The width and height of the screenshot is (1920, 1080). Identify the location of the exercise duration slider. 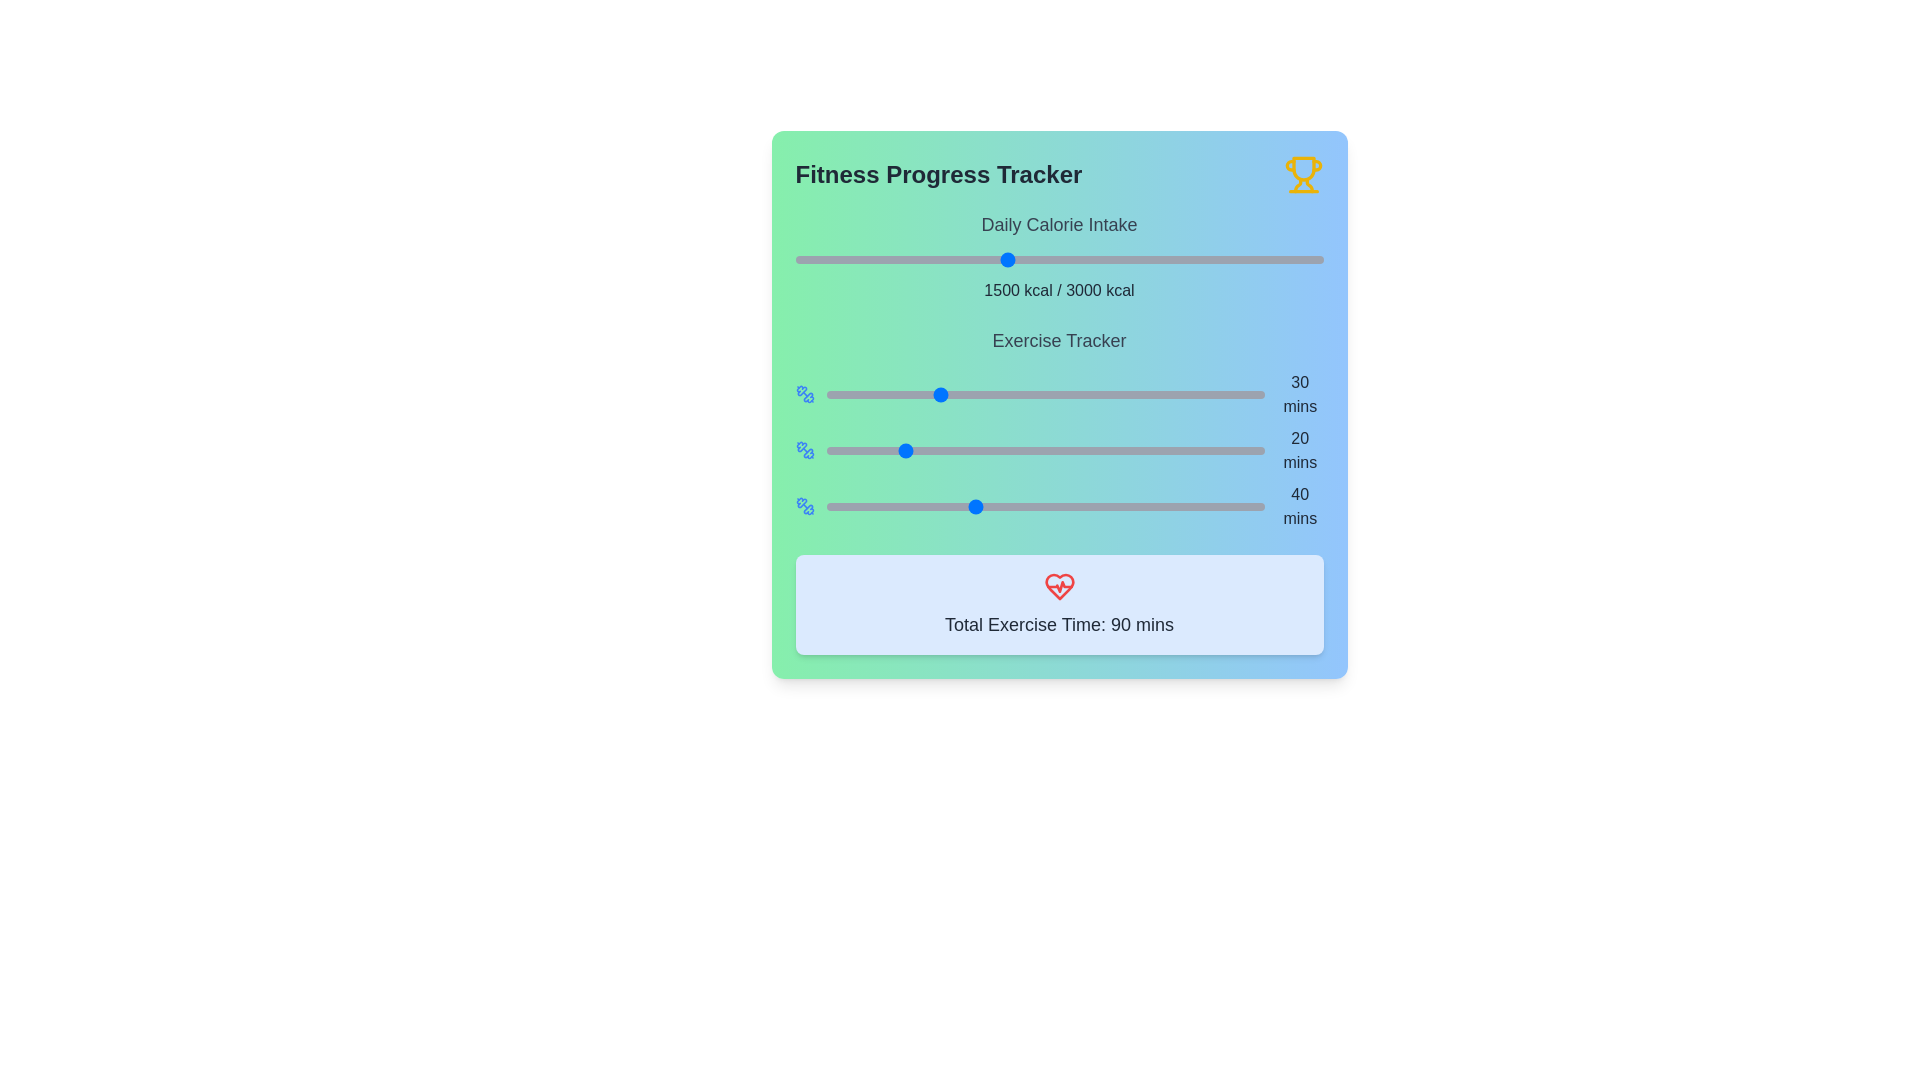
(1056, 451).